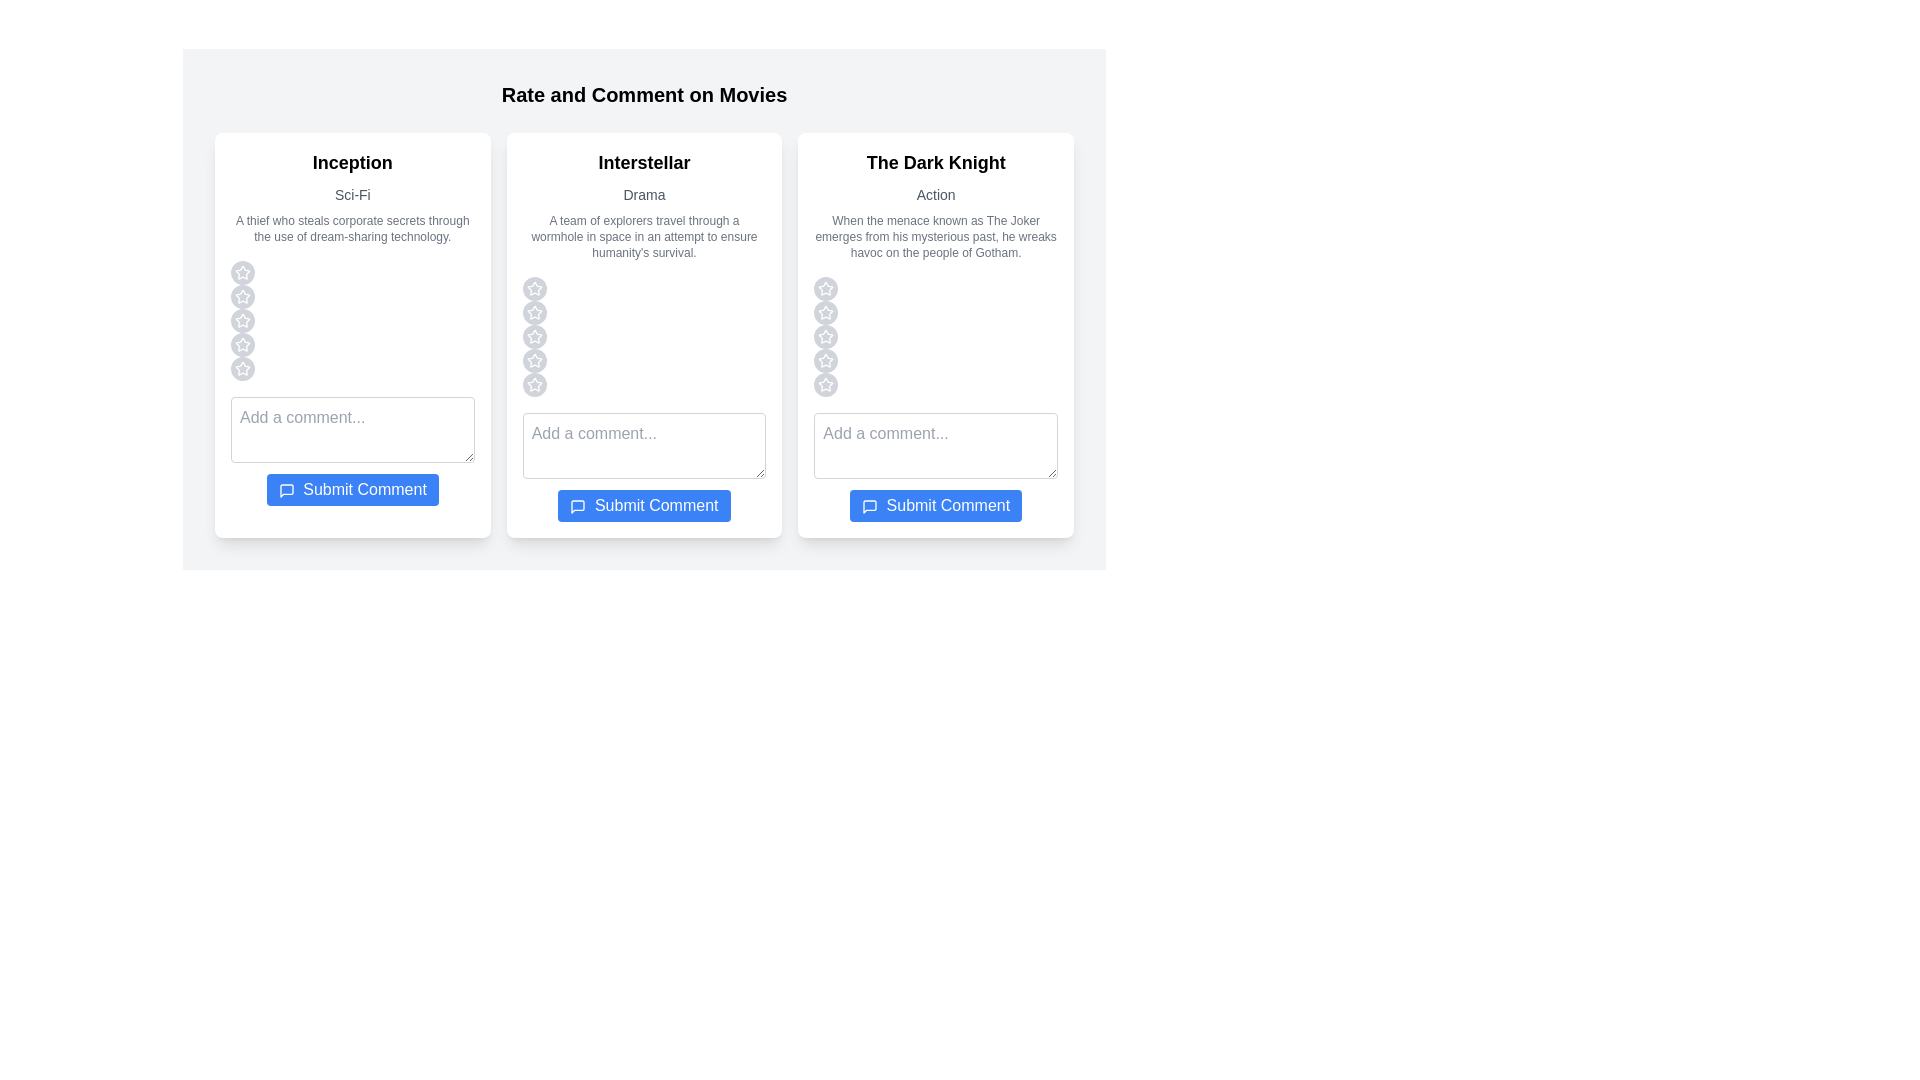 The width and height of the screenshot is (1920, 1080). I want to click on the star corresponding to the rating 5 for the movie Interstellar, so click(533, 385).